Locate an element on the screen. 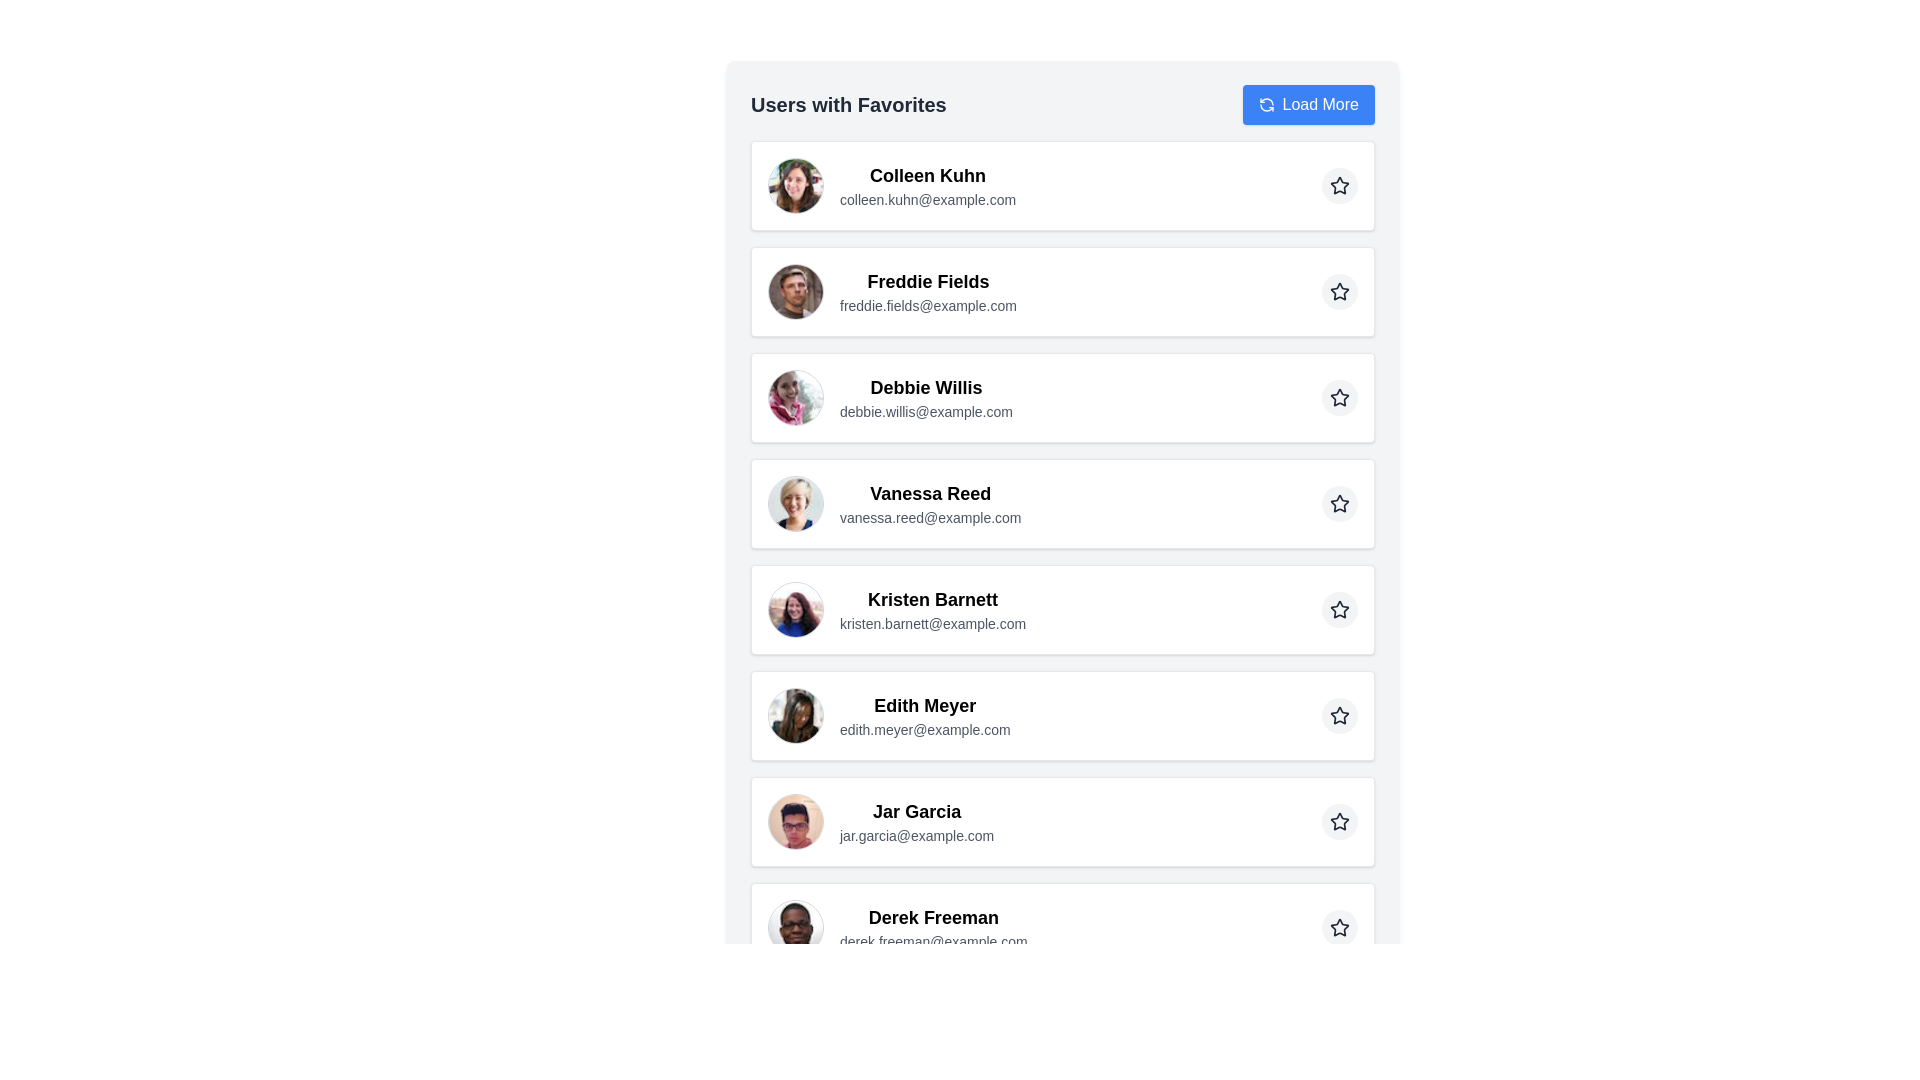  displayed name 'Kristen Barnett' and email address 'kristen.barnett@example.com' from the text block in the fifth user entry of the user list, positioned to the right of the profile picture is located at coordinates (932, 608).